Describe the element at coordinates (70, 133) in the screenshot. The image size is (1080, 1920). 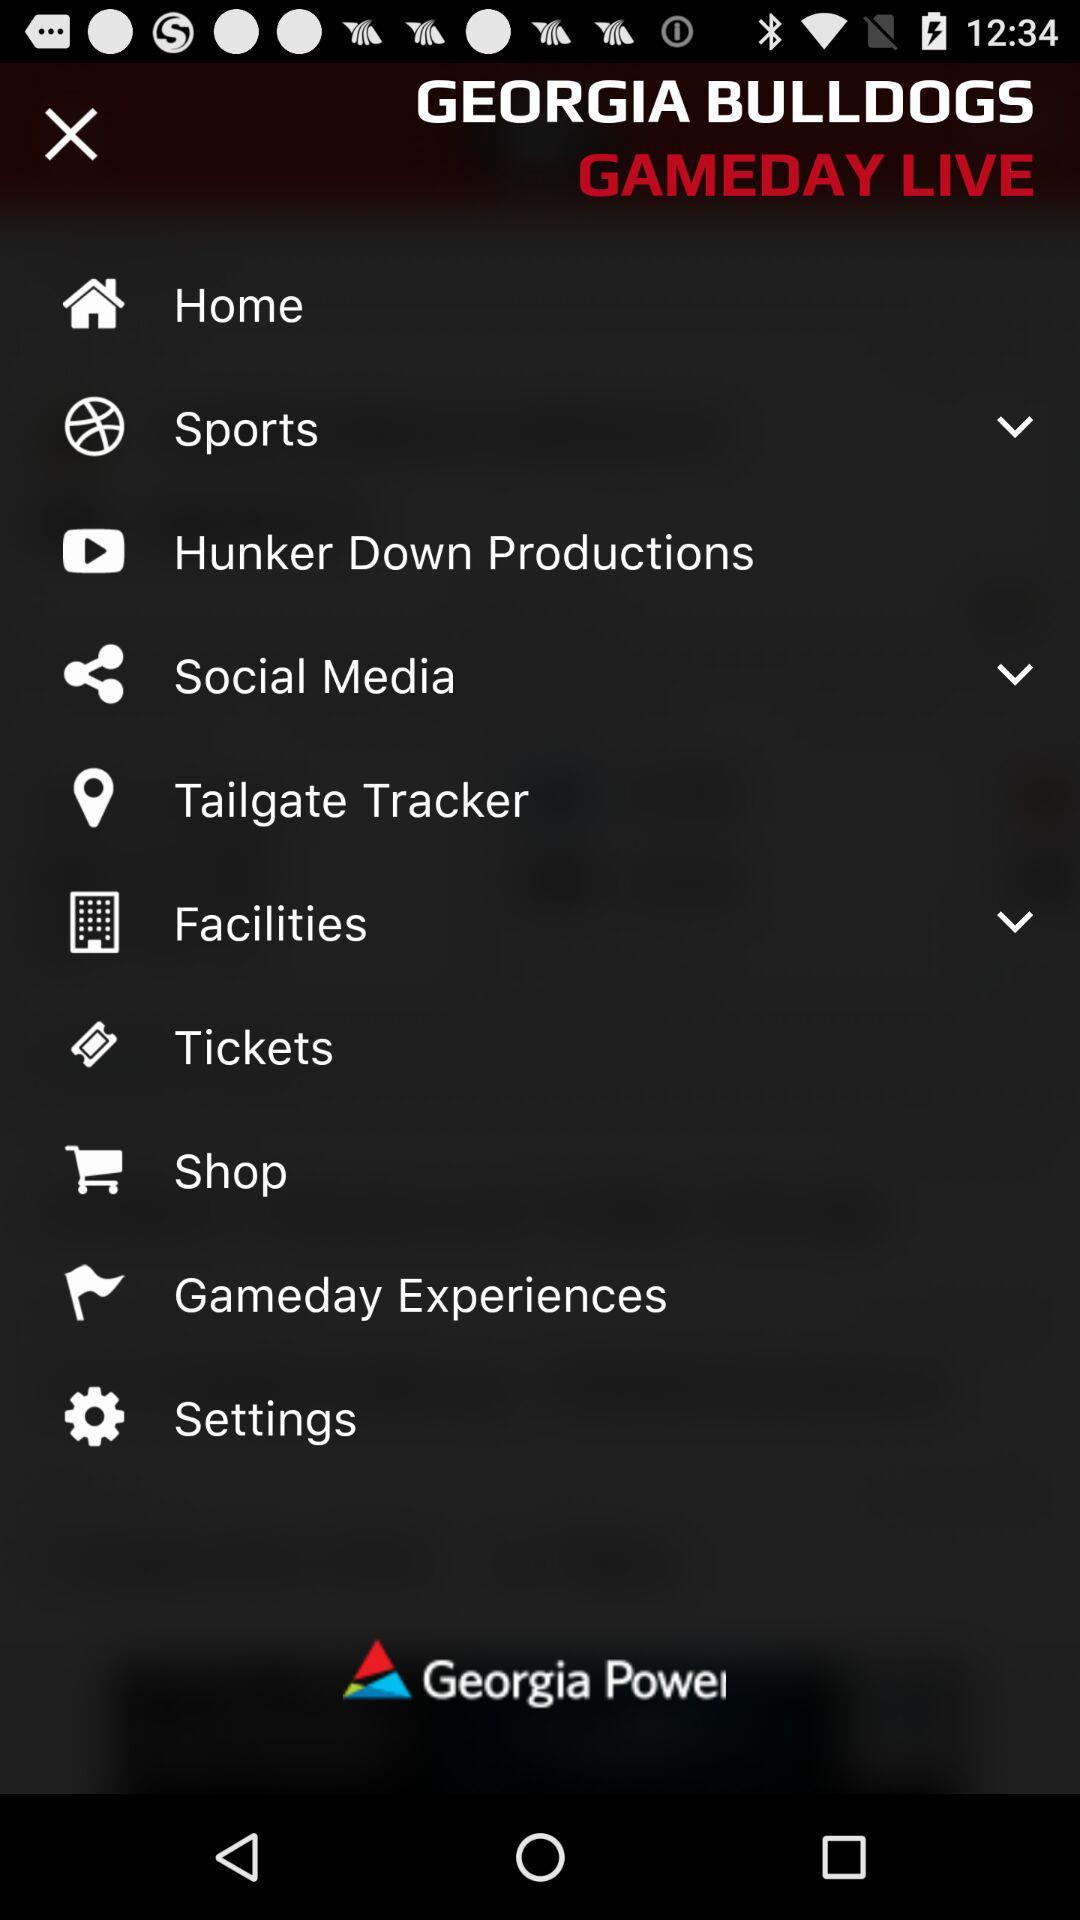
I see `closes menu` at that location.